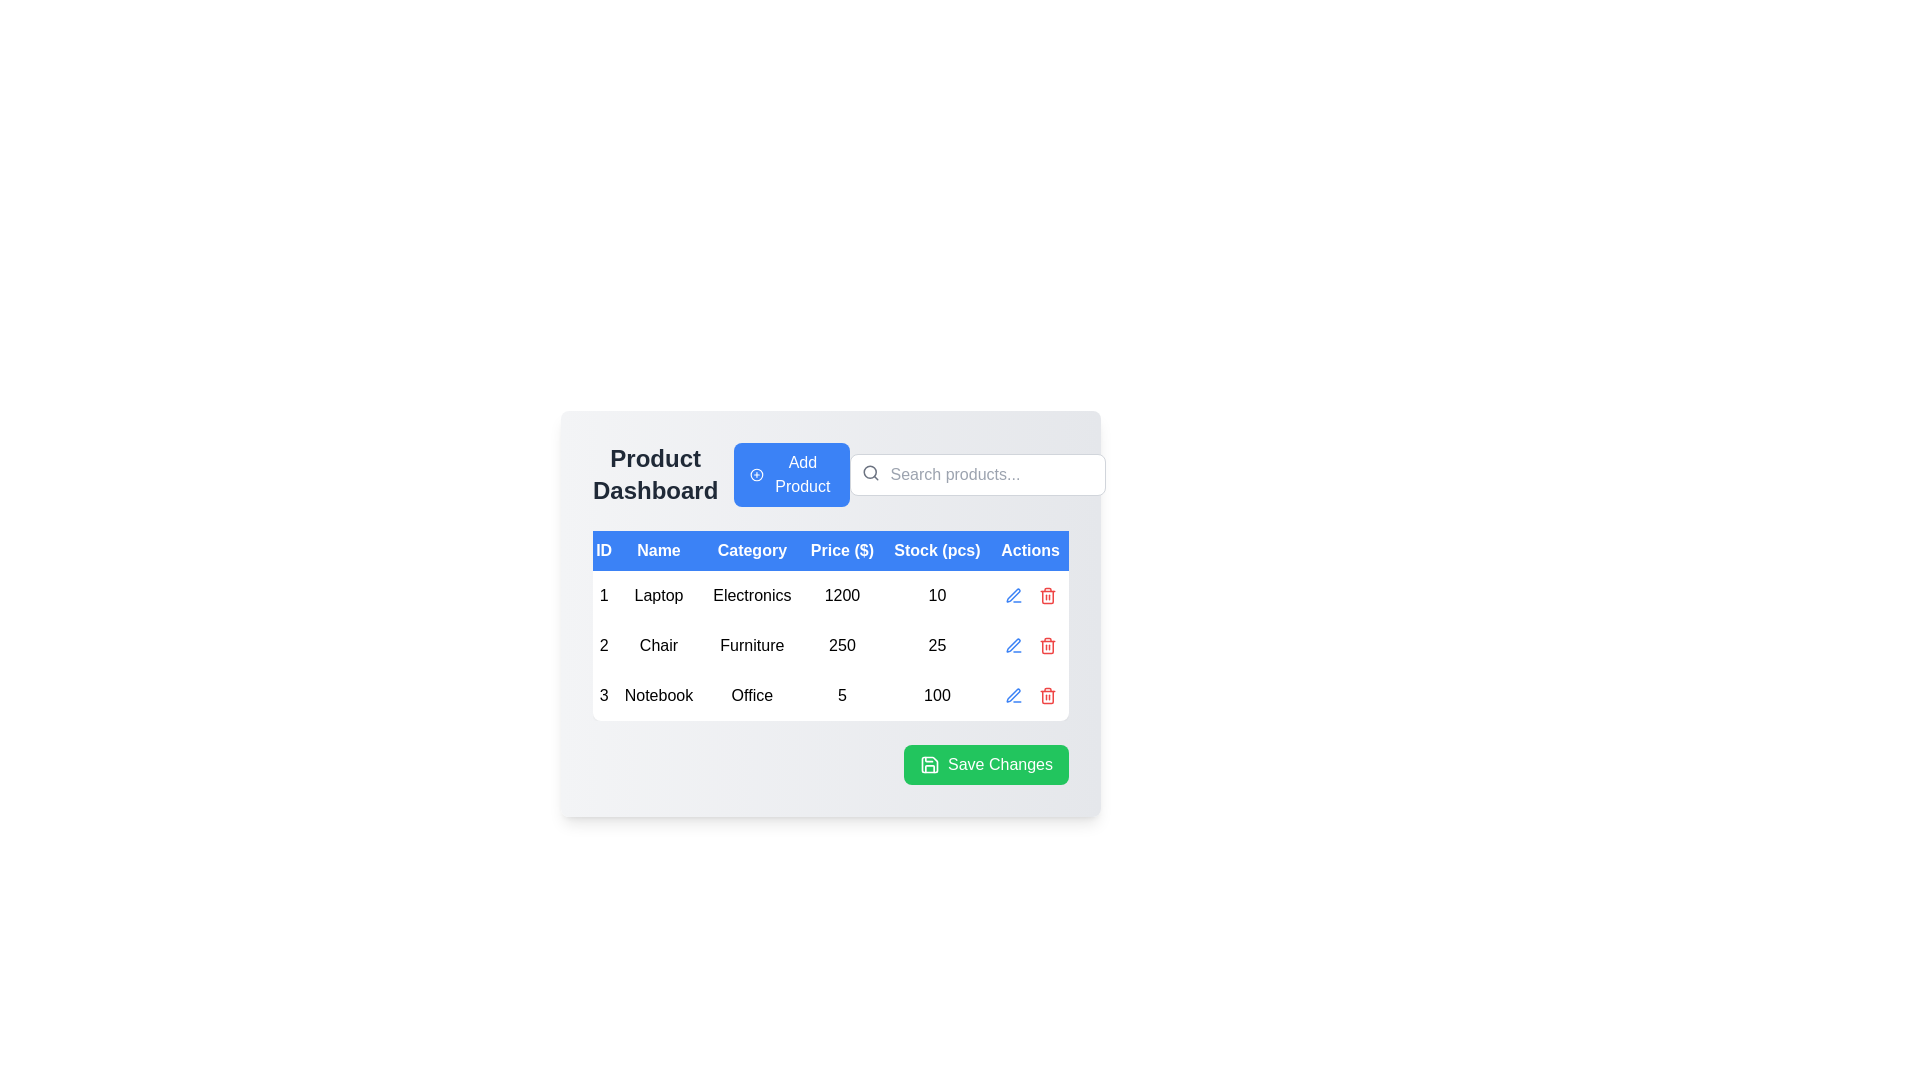  What do you see at coordinates (751, 595) in the screenshot?
I see `the 'Electronics' static text label, which is a bold black sans-serif font located in the third cell of the first data row under the 'Category' column, aligned with the 'Laptop' row` at bounding box center [751, 595].